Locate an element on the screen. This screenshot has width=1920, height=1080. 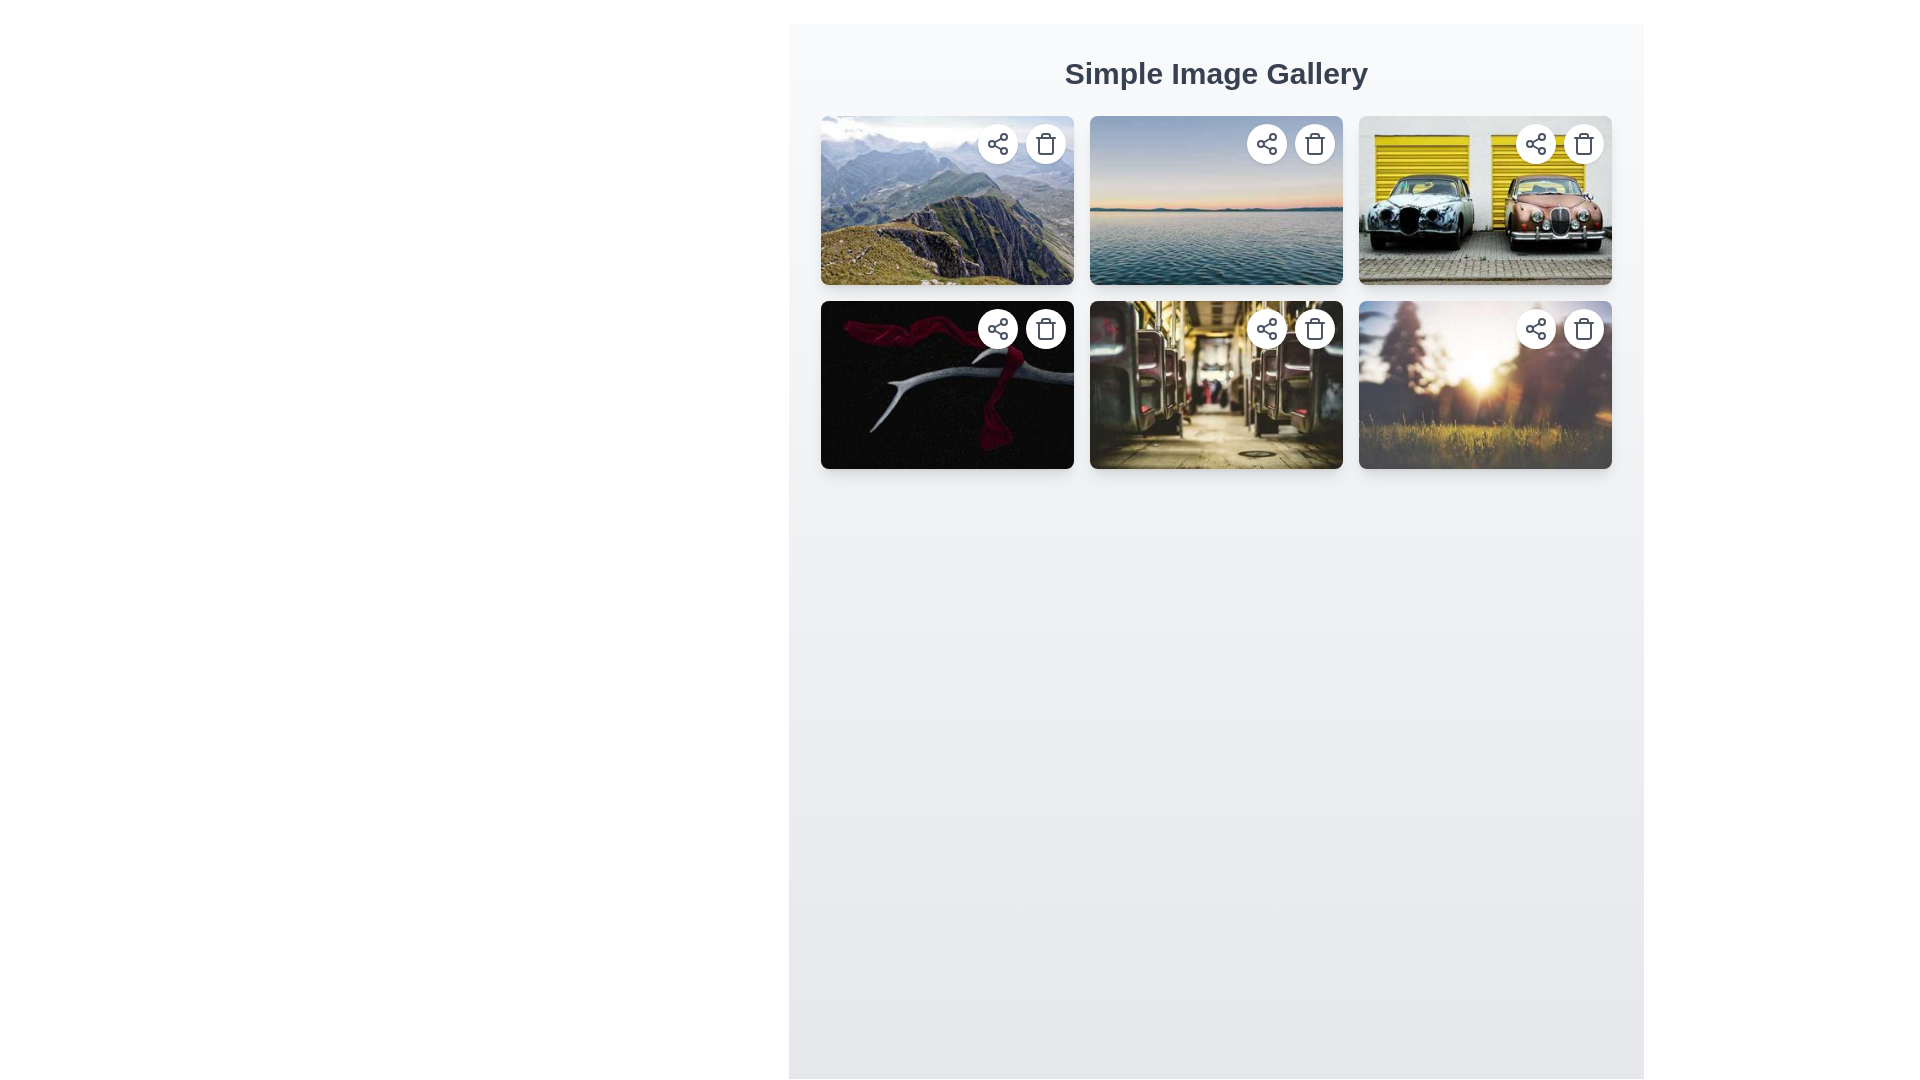
the circular button with a trash bin icon located in the top-right corner of the bottom-middle image's overlay section is located at coordinates (1315, 326).